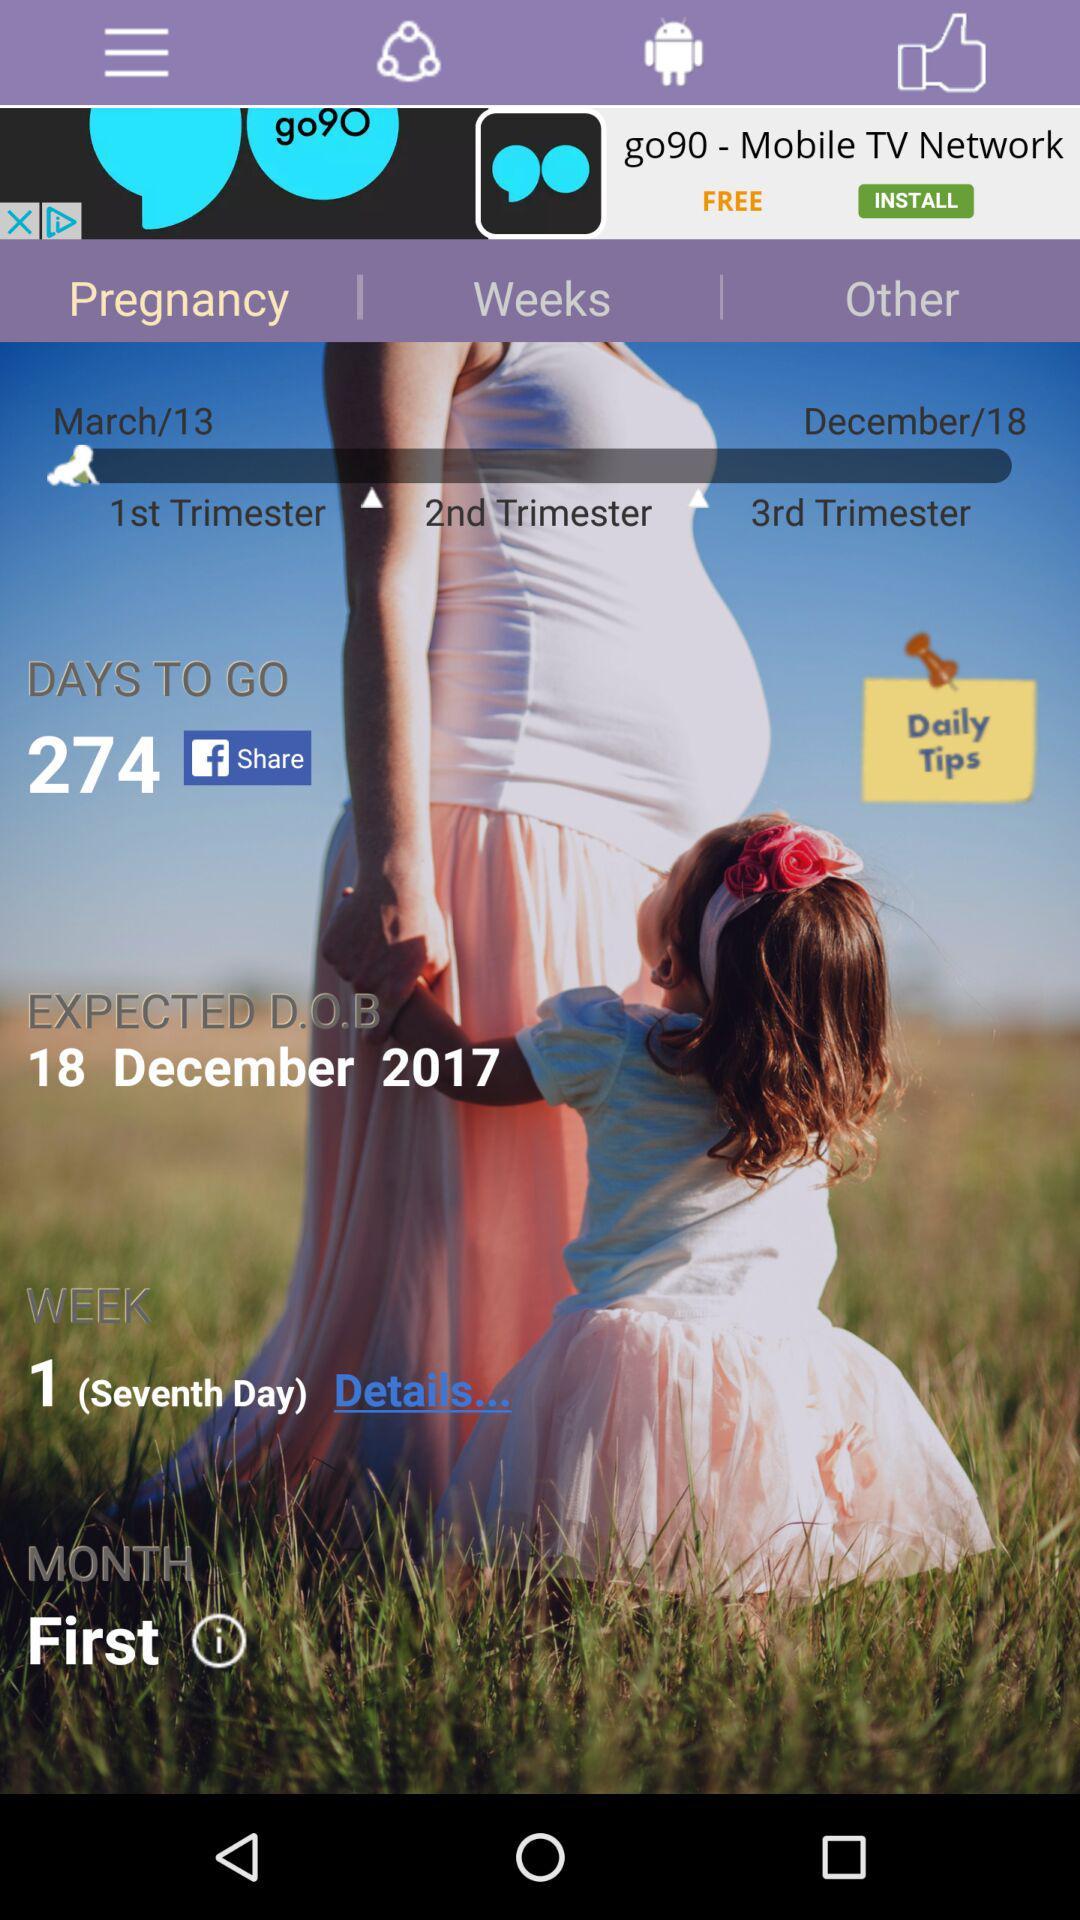  What do you see at coordinates (540, 289) in the screenshot?
I see `the text which is right to the text pregnancy` at bounding box center [540, 289].